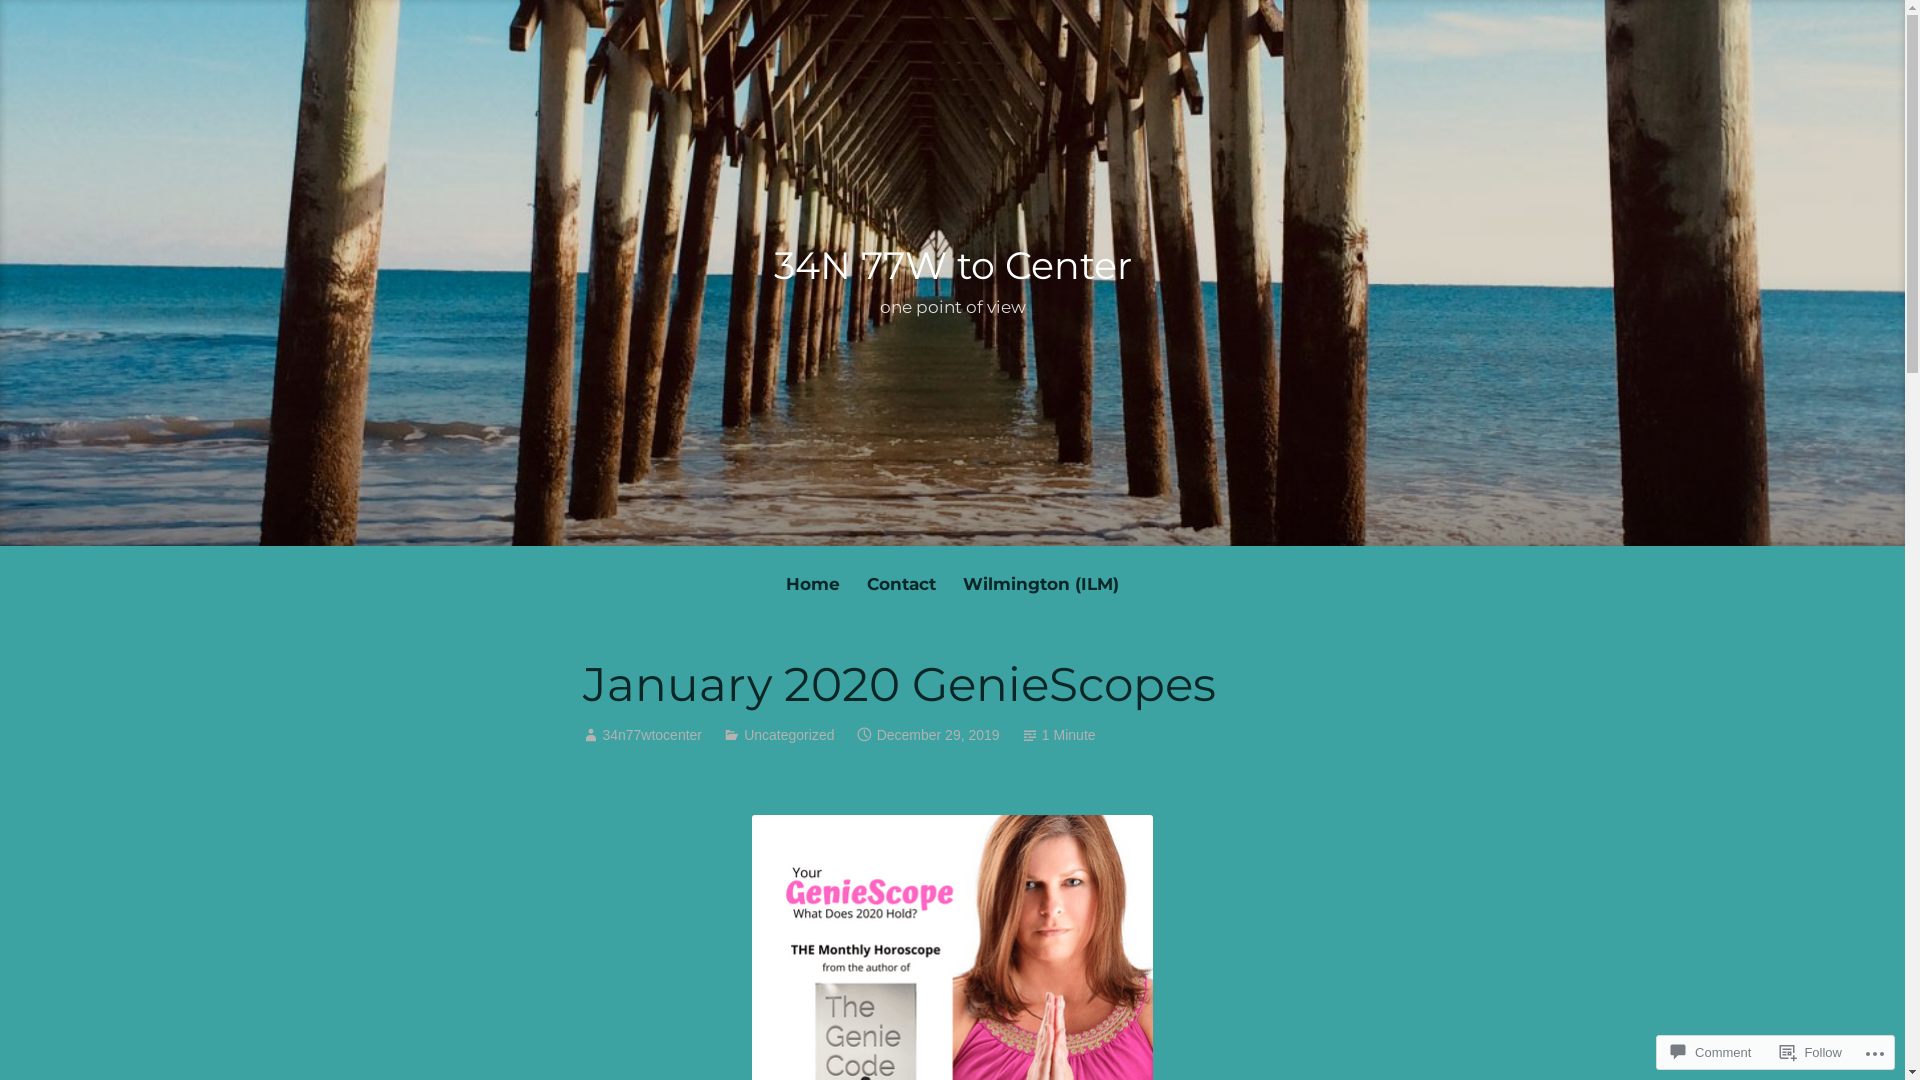  Describe the element at coordinates (652, 735) in the screenshot. I see `'34n77wtocenter'` at that location.